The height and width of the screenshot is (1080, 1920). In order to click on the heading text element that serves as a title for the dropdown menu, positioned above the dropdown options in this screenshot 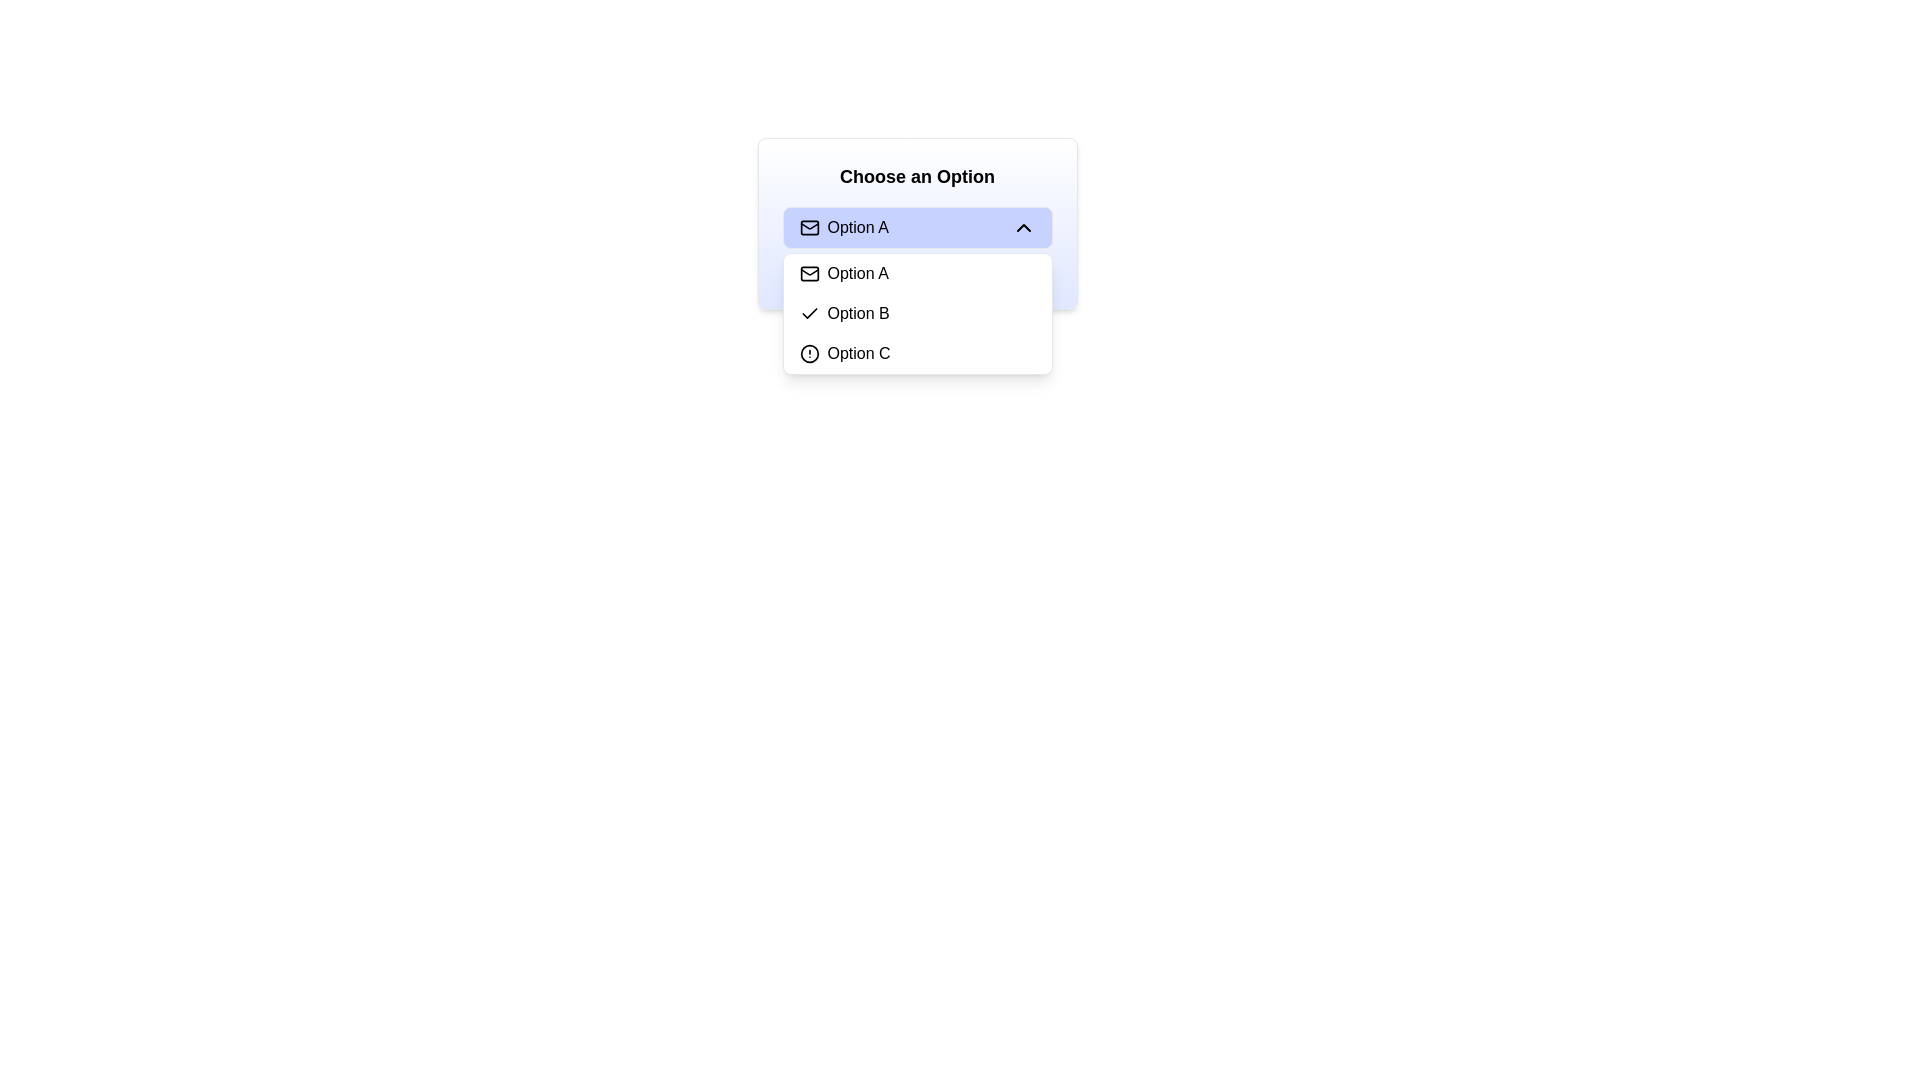, I will do `click(916, 176)`.